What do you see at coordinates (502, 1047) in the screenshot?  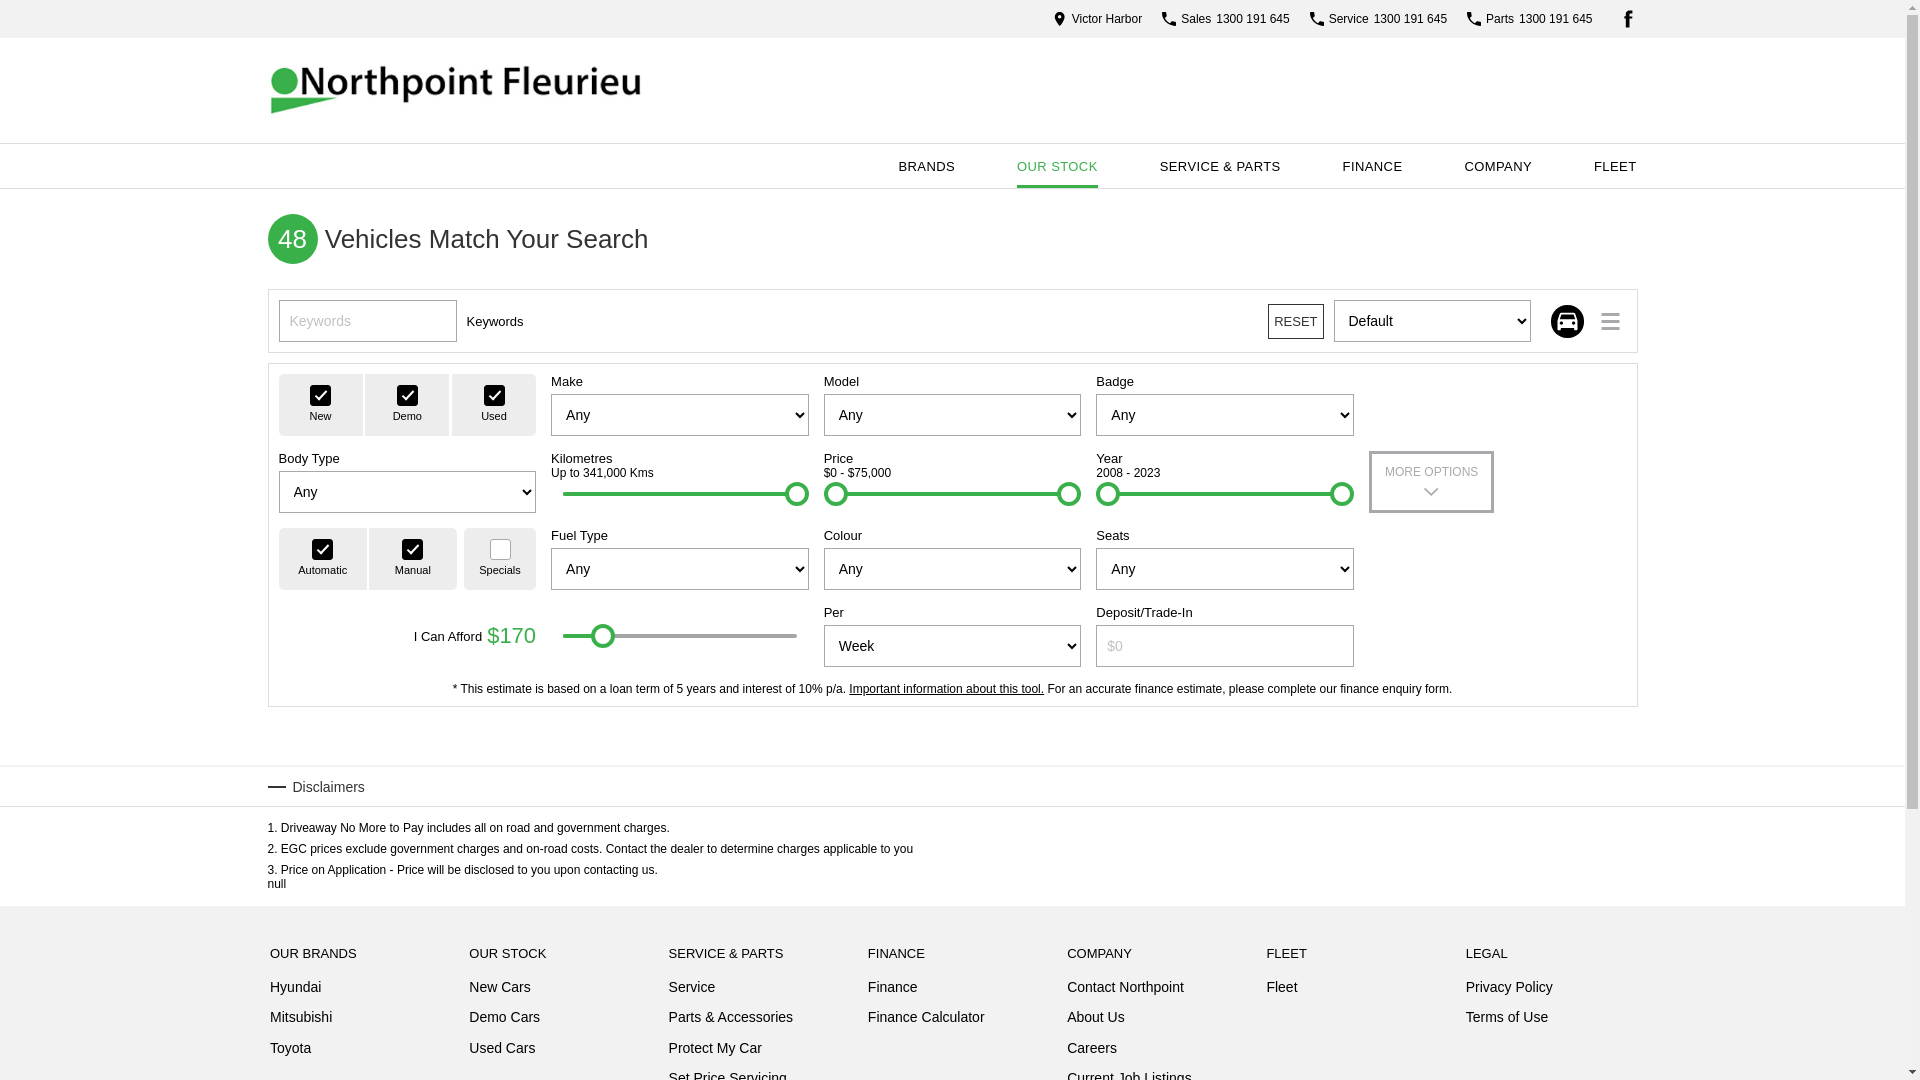 I see `'Used Cars'` at bounding box center [502, 1047].